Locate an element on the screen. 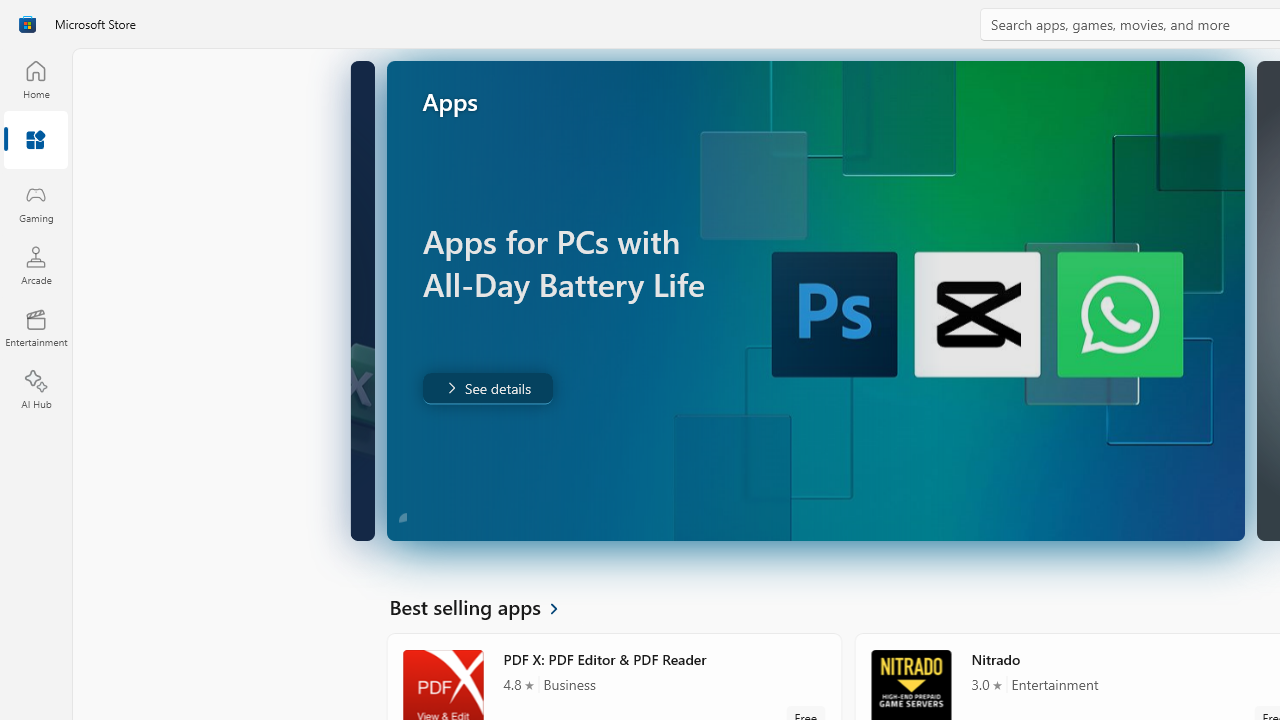  'See all  Best selling apps' is located at coordinates (485, 605).